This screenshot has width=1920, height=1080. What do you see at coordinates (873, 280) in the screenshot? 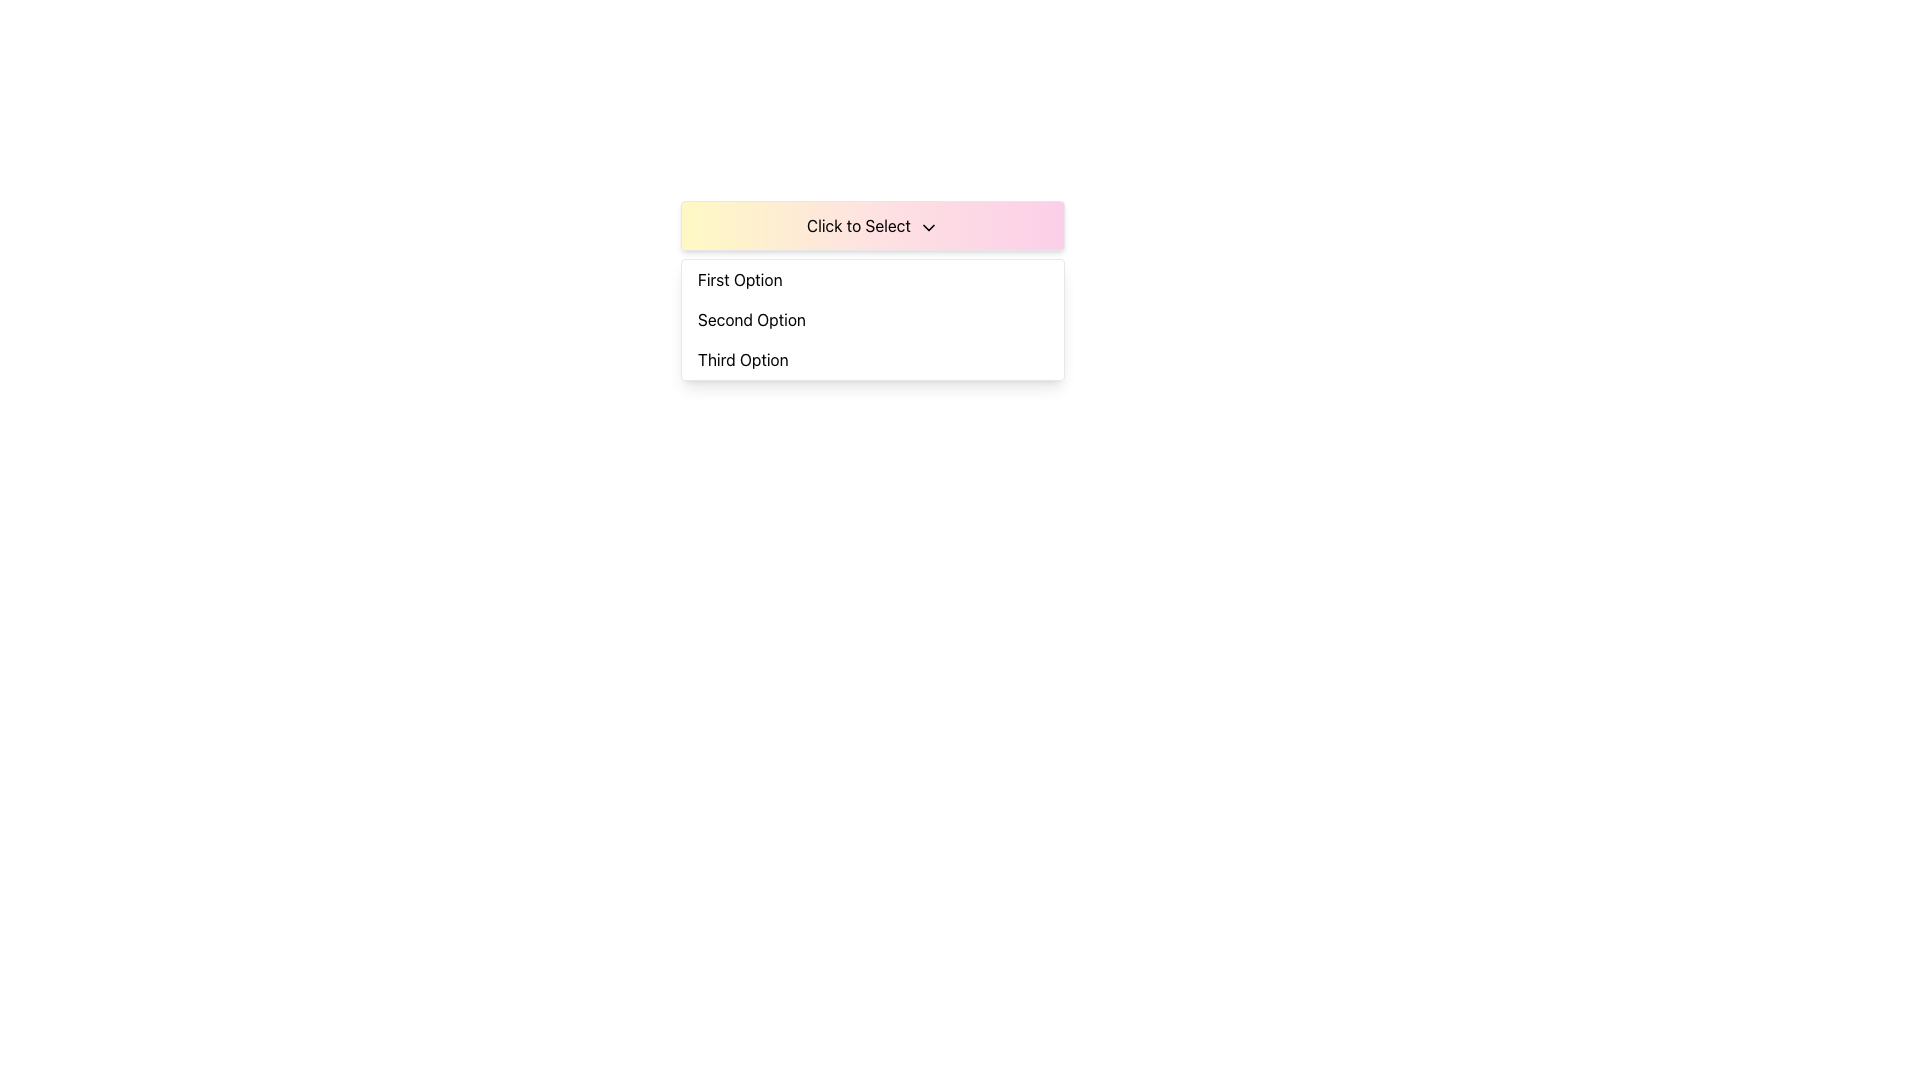
I see `the 'First Option' button in the dropdown menu` at bounding box center [873, 280].